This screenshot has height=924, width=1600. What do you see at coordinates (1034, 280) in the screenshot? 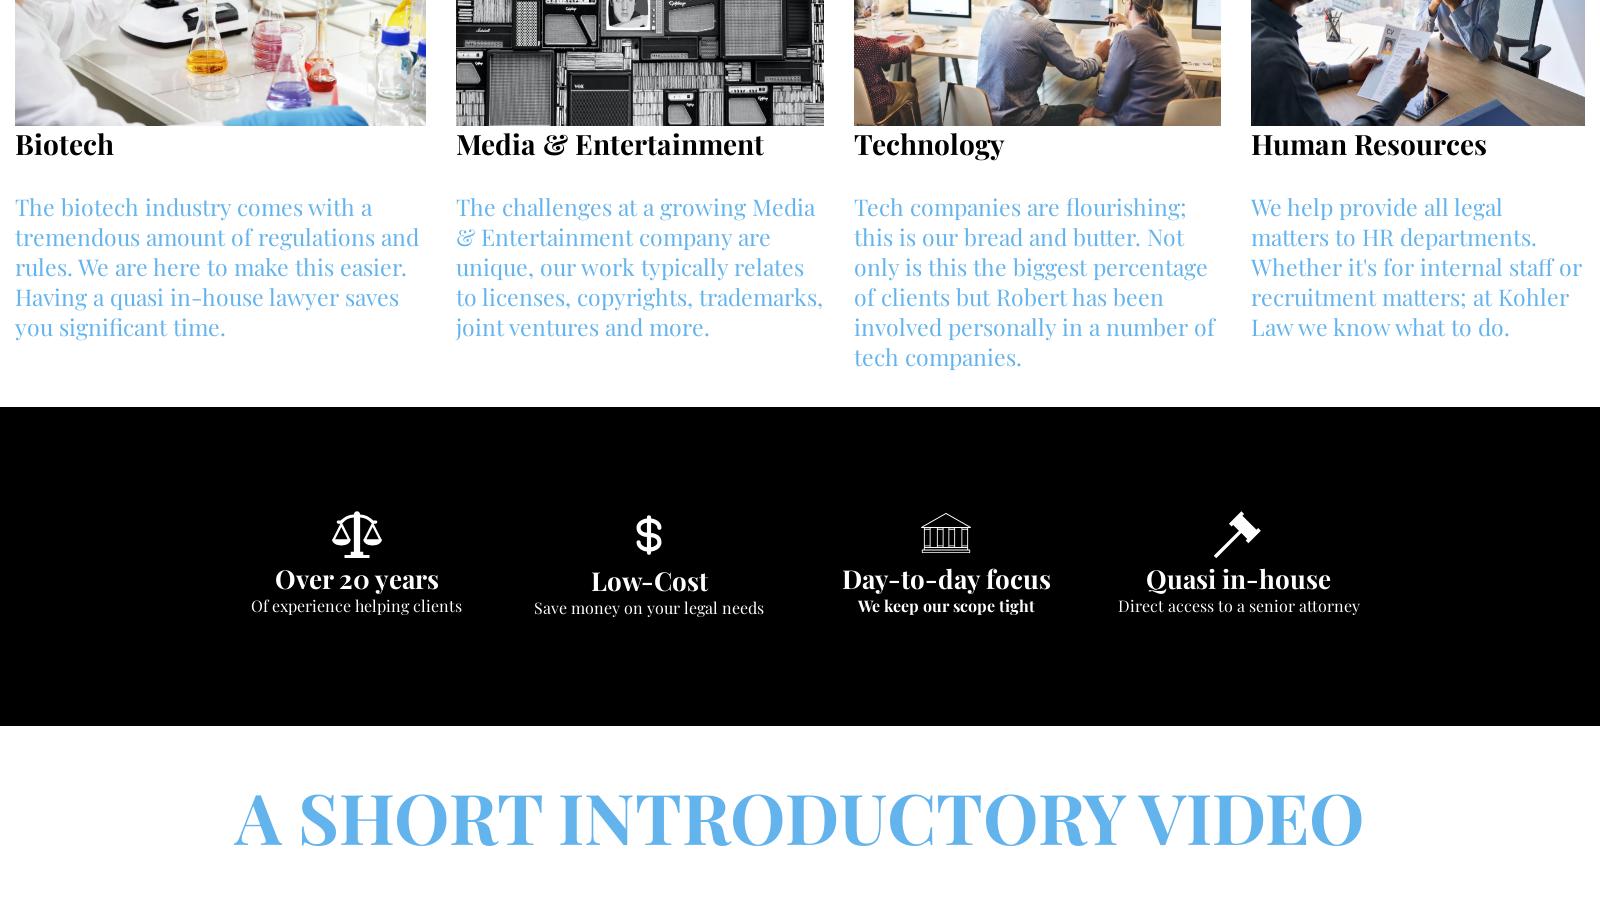
I see `'Tech companies are flourishing; this is our bread and butter. Not only is this the biggest percentage of clients but Robert has been involved personally in a number of tech companies.'` at bounding box center [1034, 280].